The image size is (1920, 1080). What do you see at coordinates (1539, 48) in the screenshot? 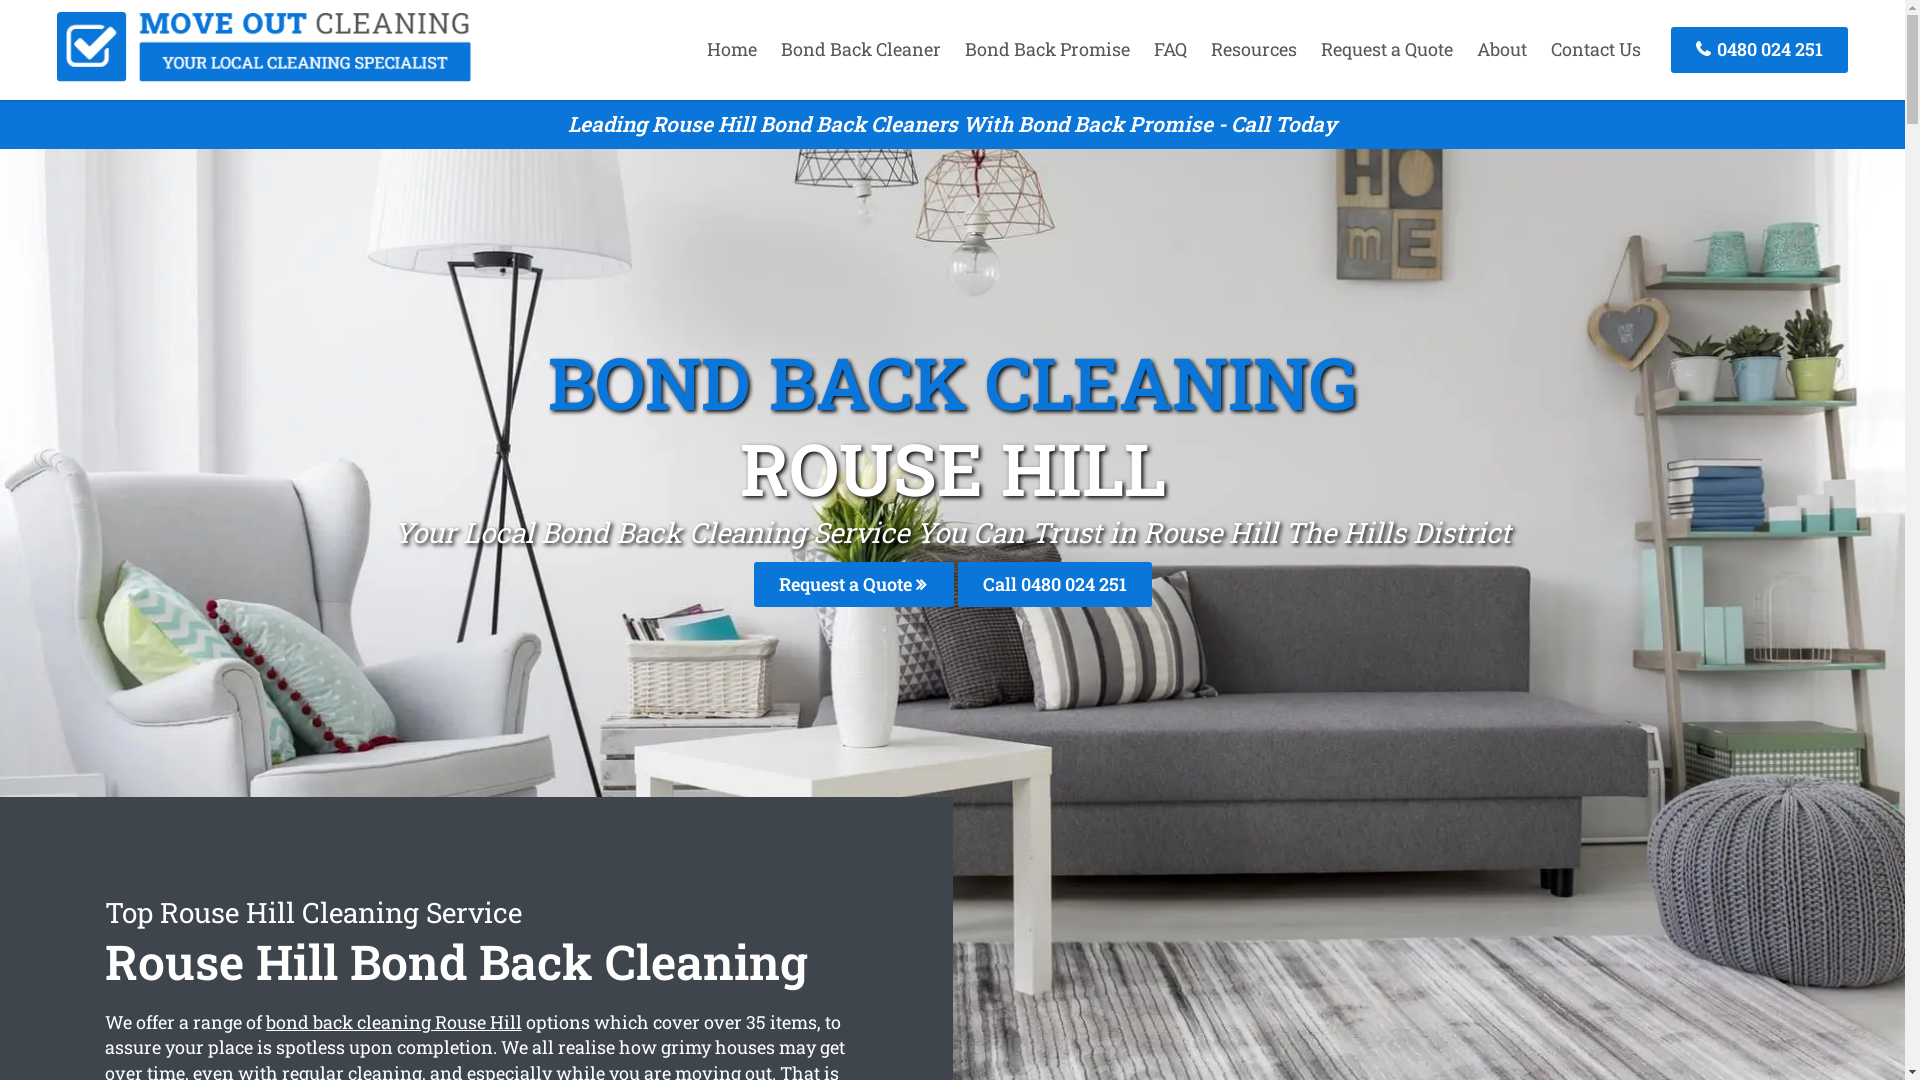
I see `'Contact Us'` at bounding box center [1539, 48].